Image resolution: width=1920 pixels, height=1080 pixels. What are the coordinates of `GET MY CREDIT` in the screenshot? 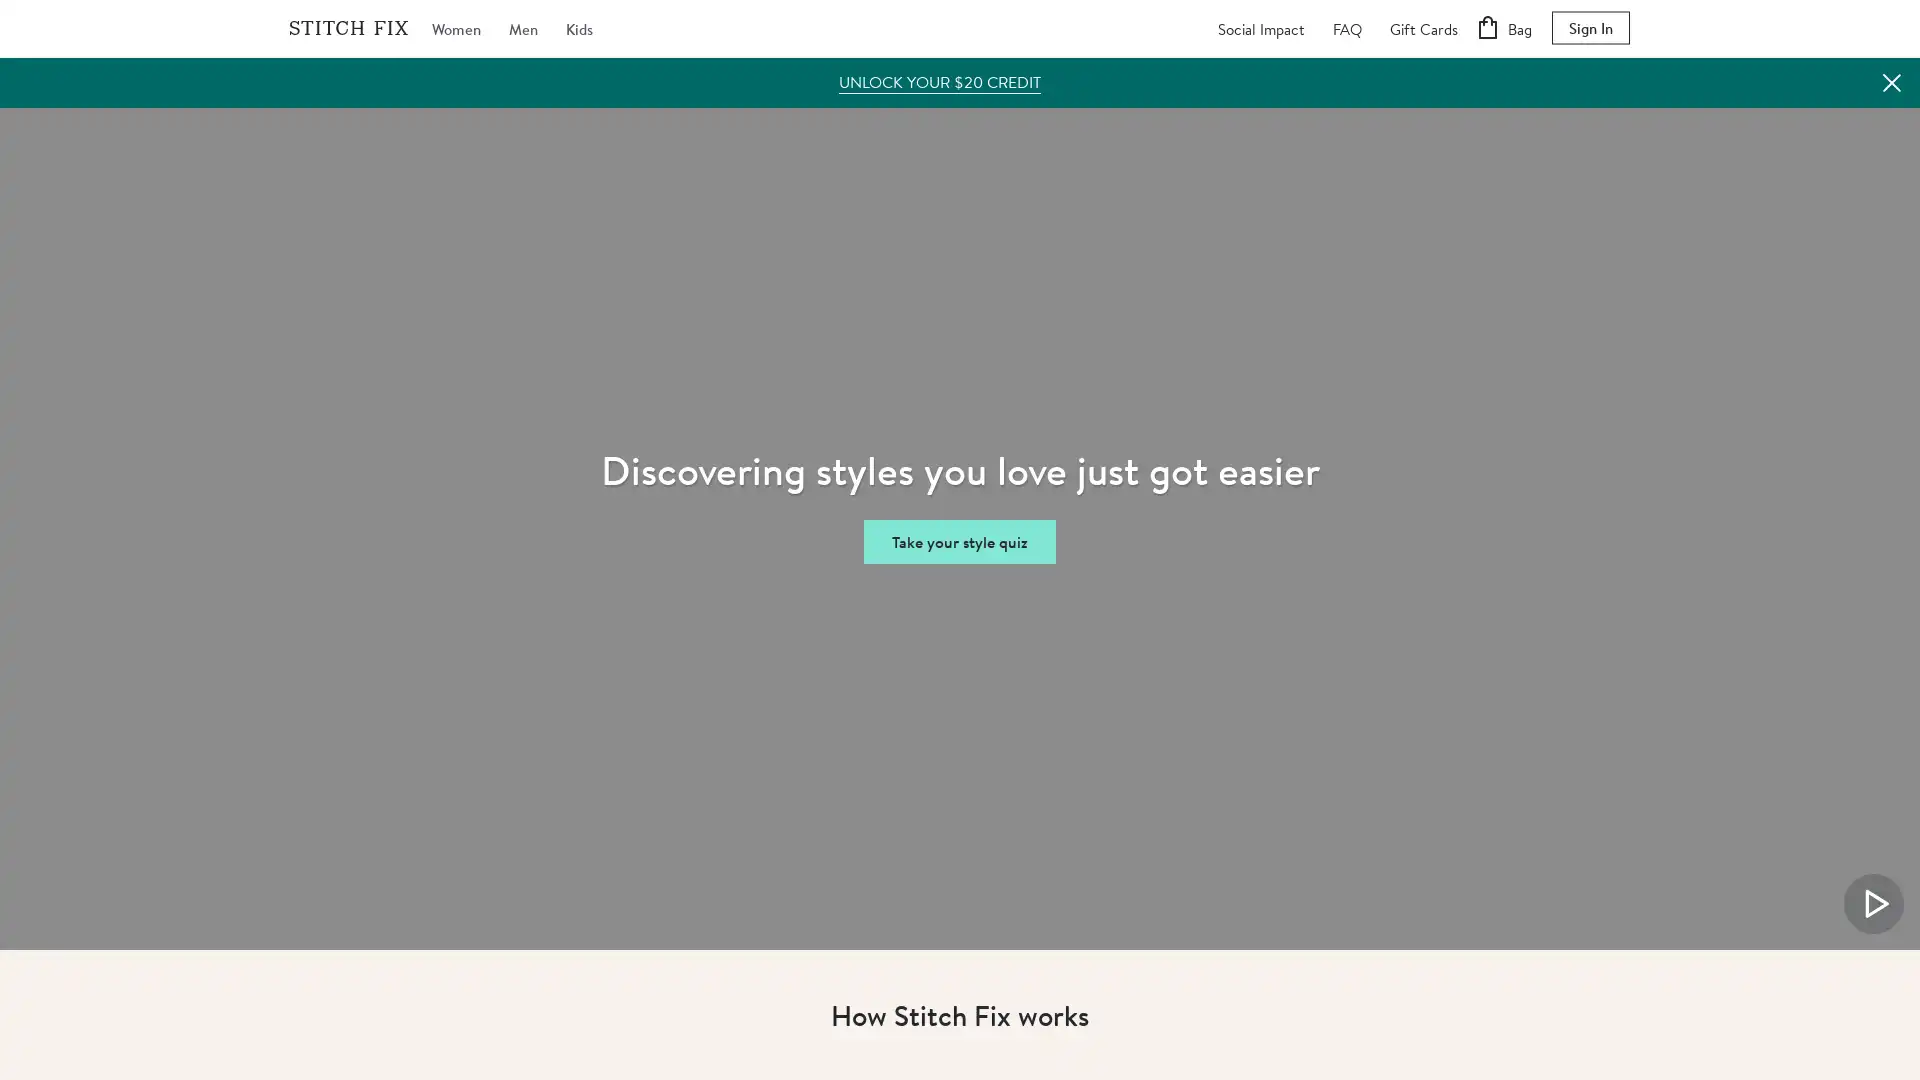 It's located at (960, 869).